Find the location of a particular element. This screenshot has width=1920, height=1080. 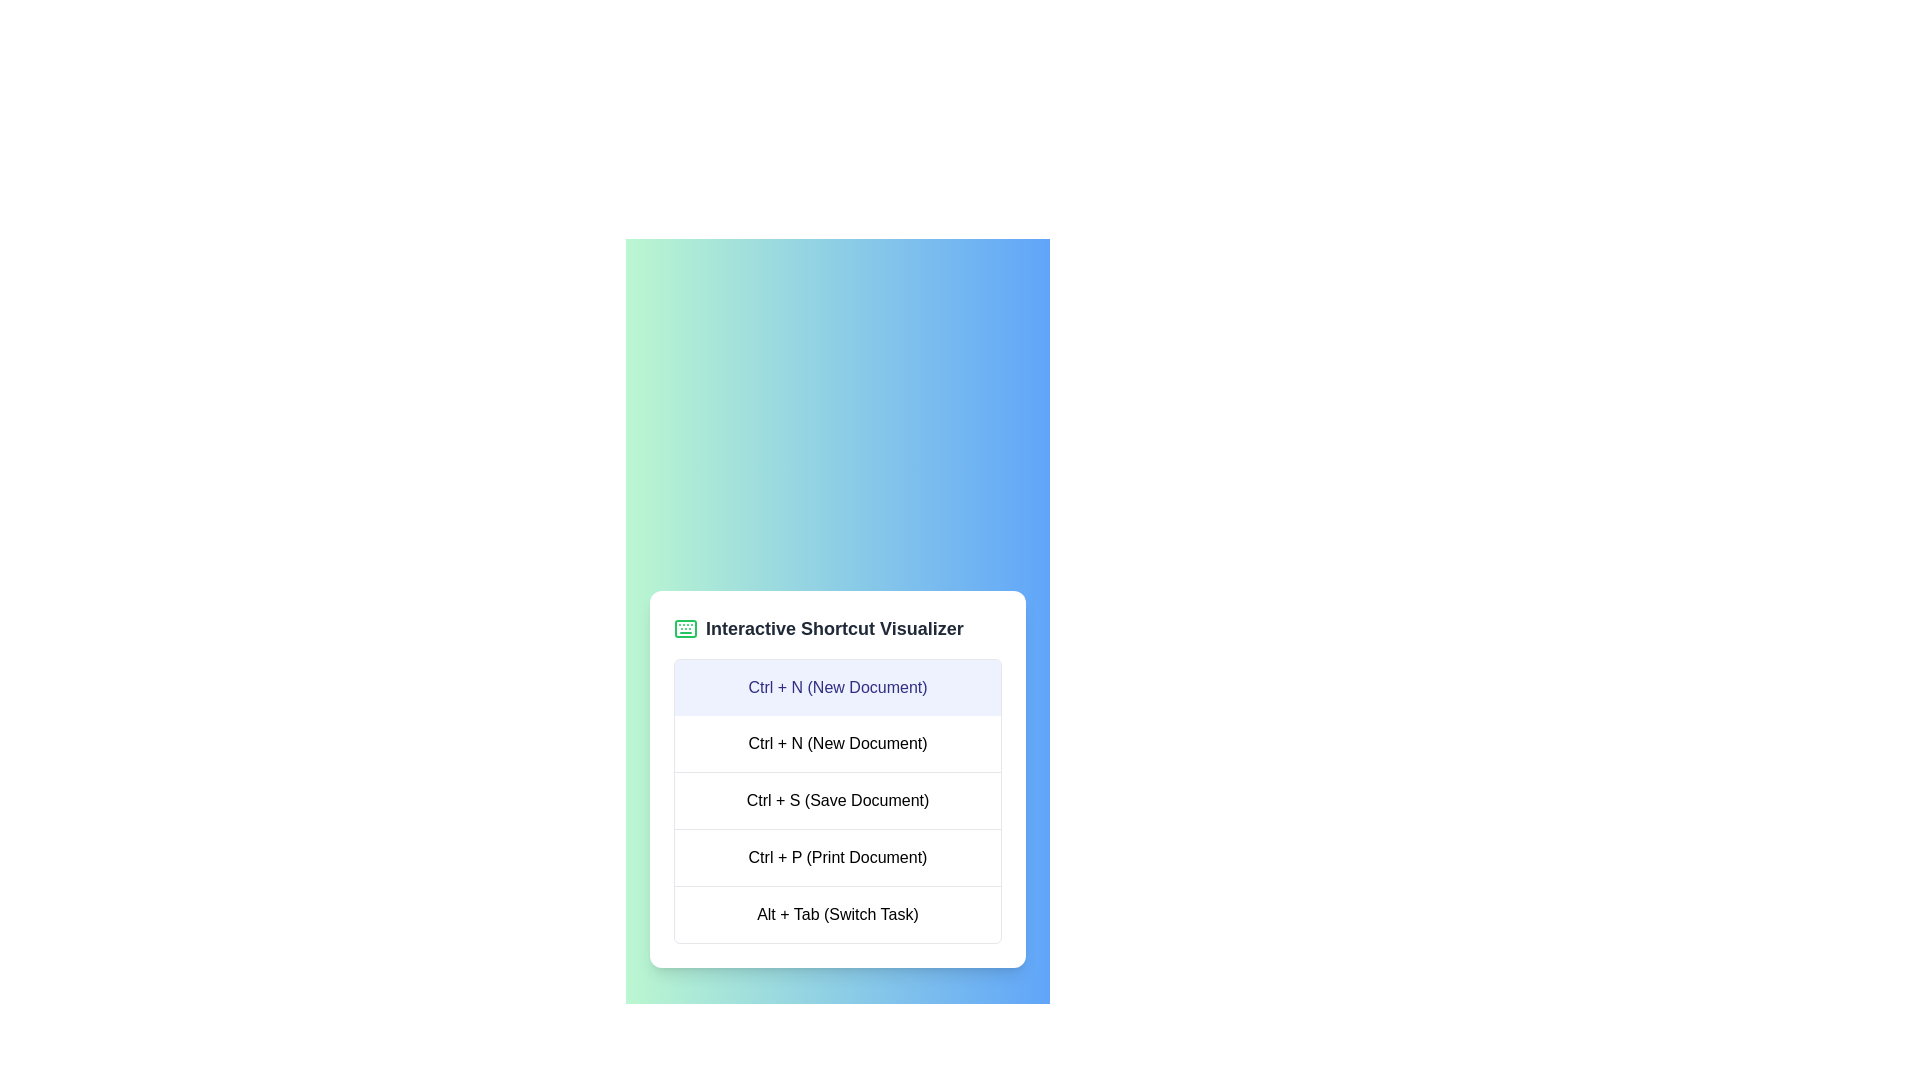

information presented in the static text component displaying a list of keyboard shortcuts located in the 'Interactive Shortcut Visualizer' card interface is located at coordinates (838, 800).